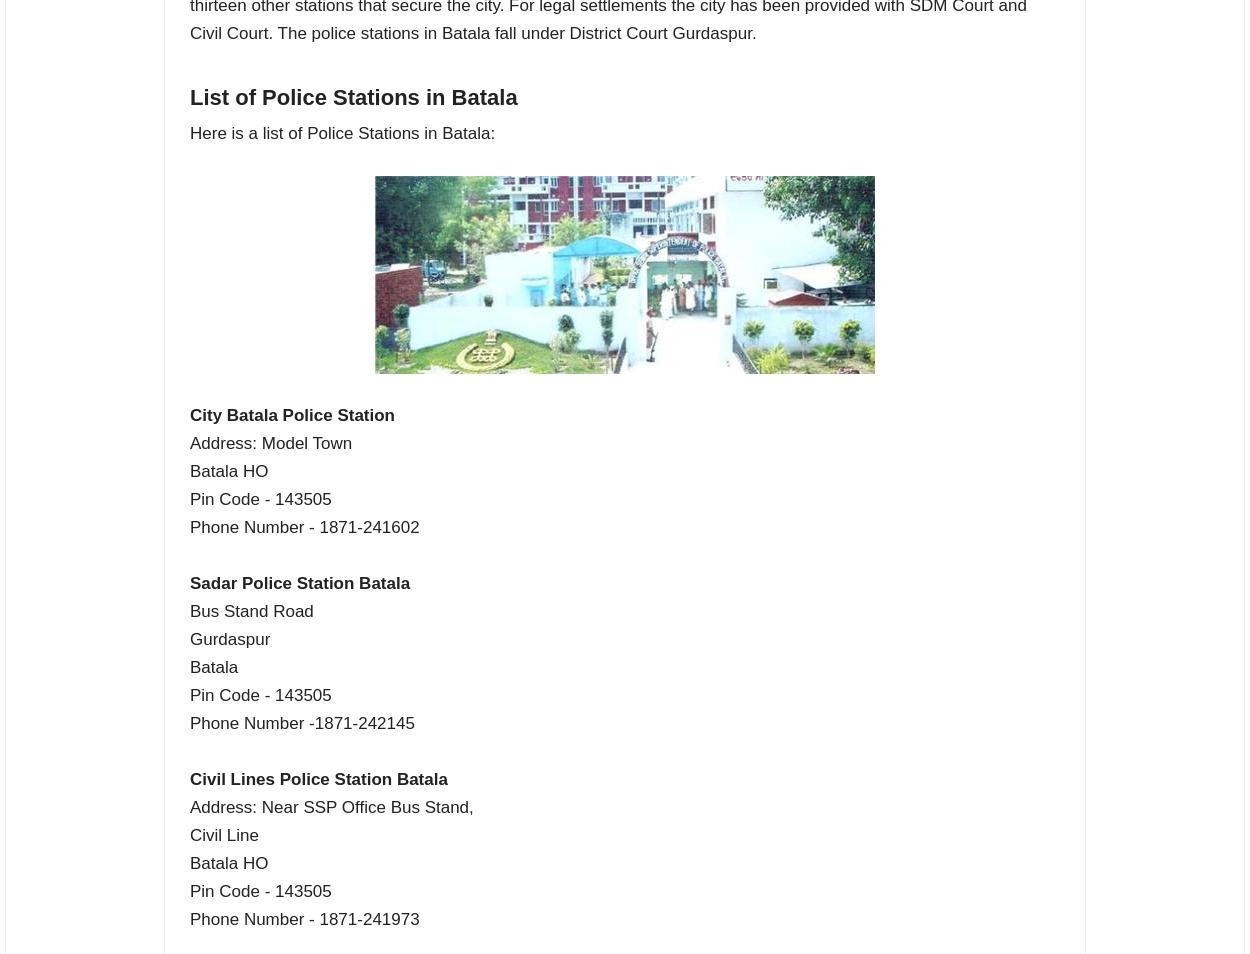  I want to click on 'Sadar Police Station Batala', so click(300, 581).